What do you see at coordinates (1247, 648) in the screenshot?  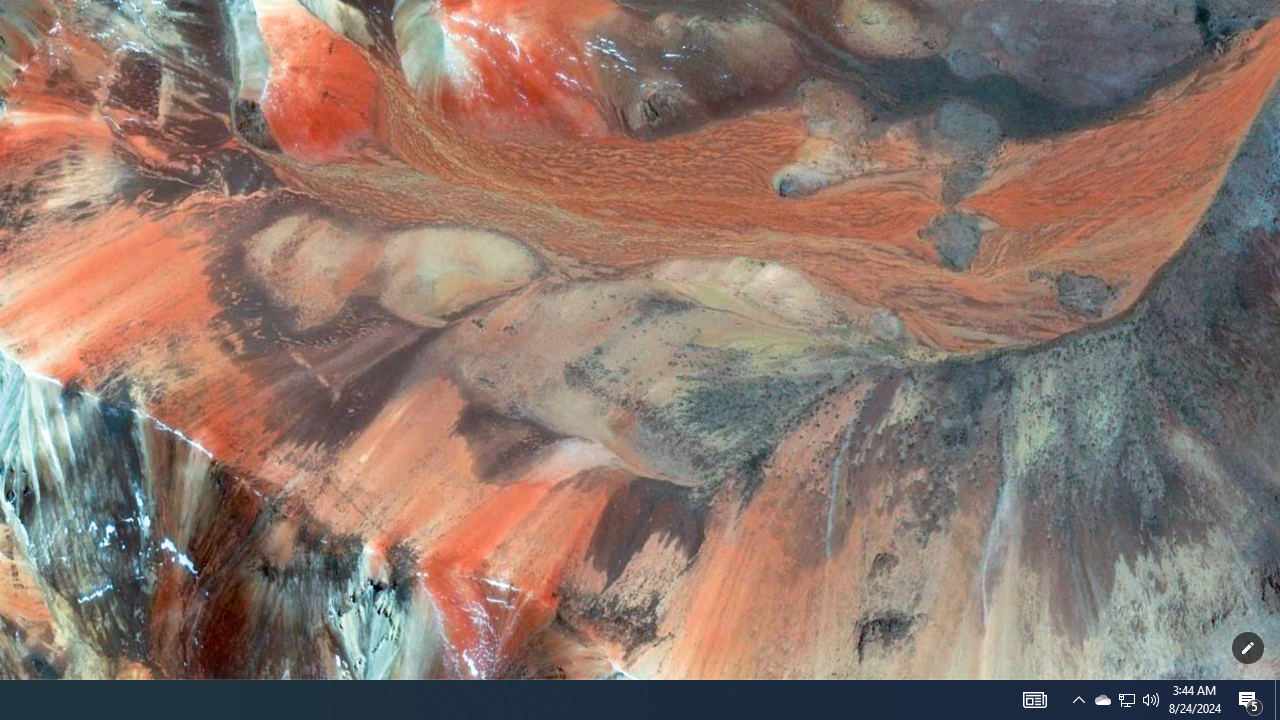 I see `'Customize this page'` at bounding box center [1247, 648].